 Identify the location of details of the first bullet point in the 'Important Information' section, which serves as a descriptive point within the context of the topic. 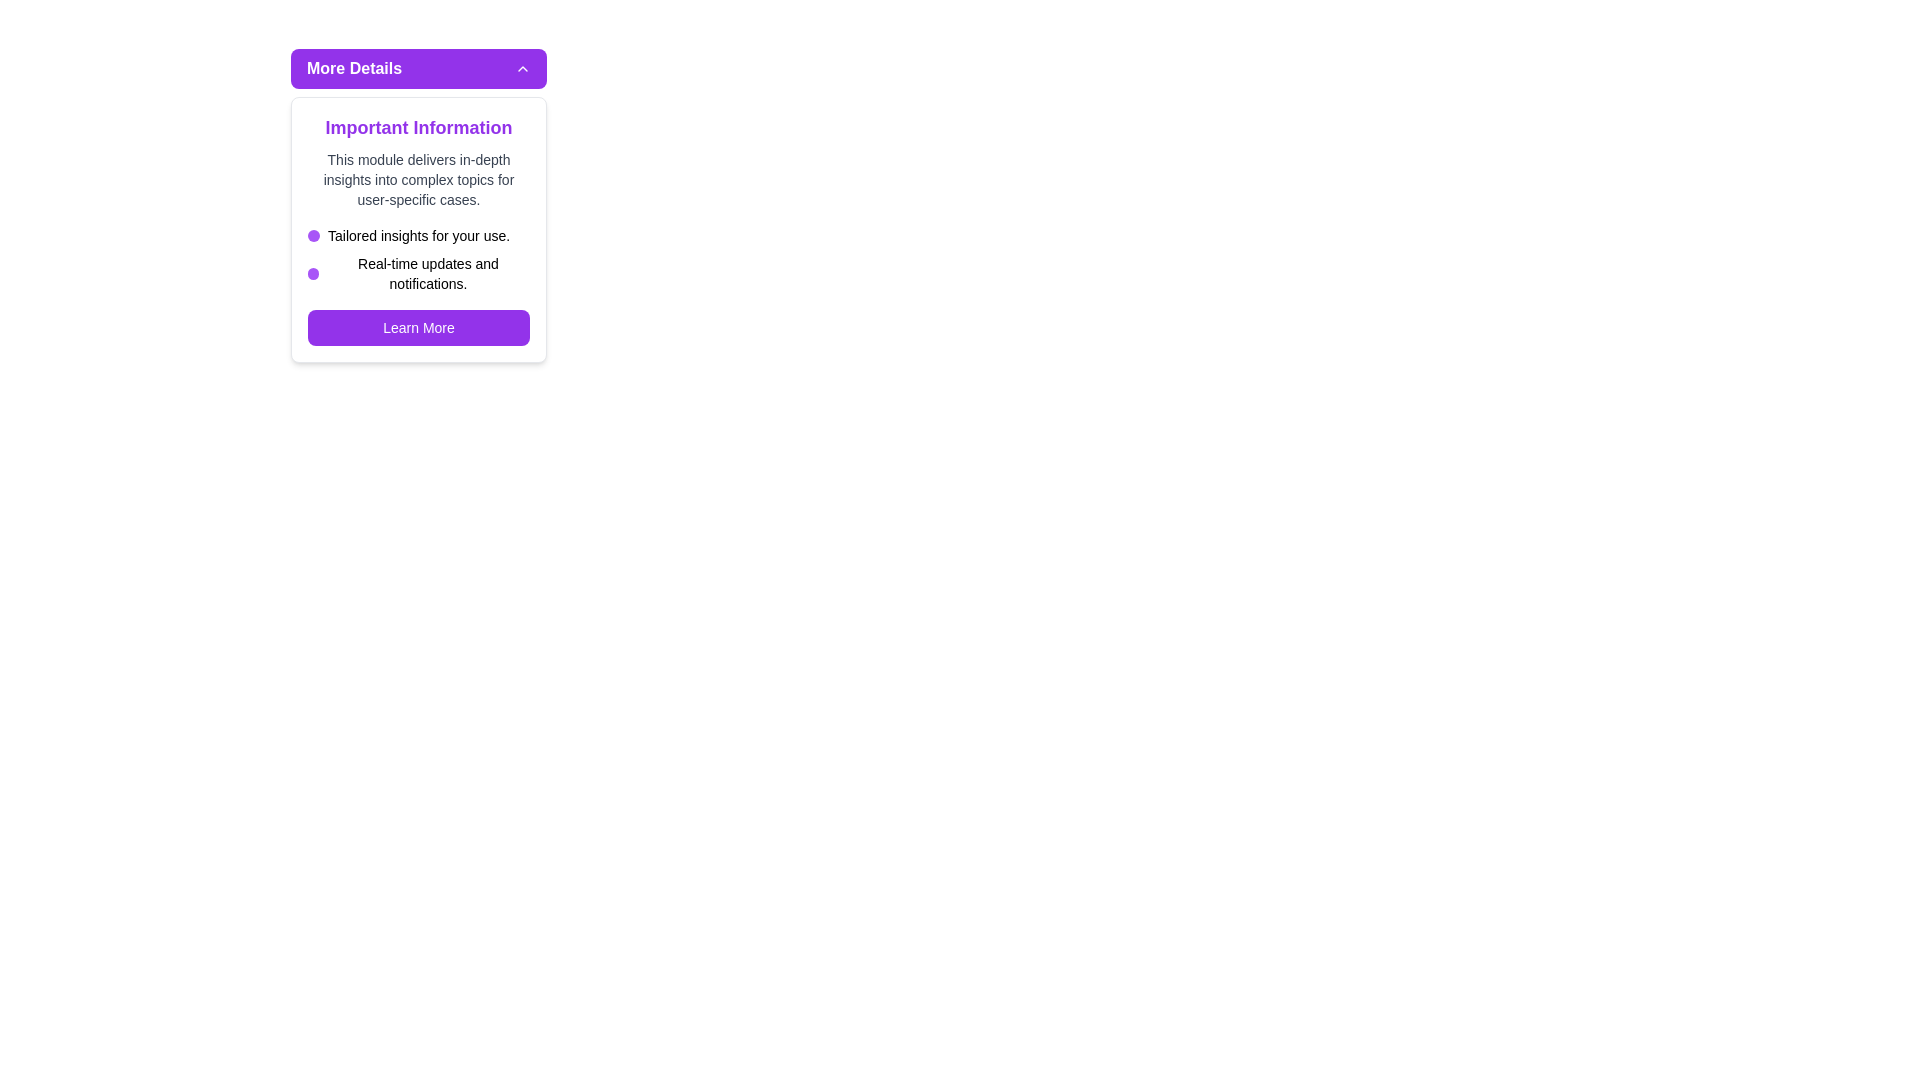
(417, 234).